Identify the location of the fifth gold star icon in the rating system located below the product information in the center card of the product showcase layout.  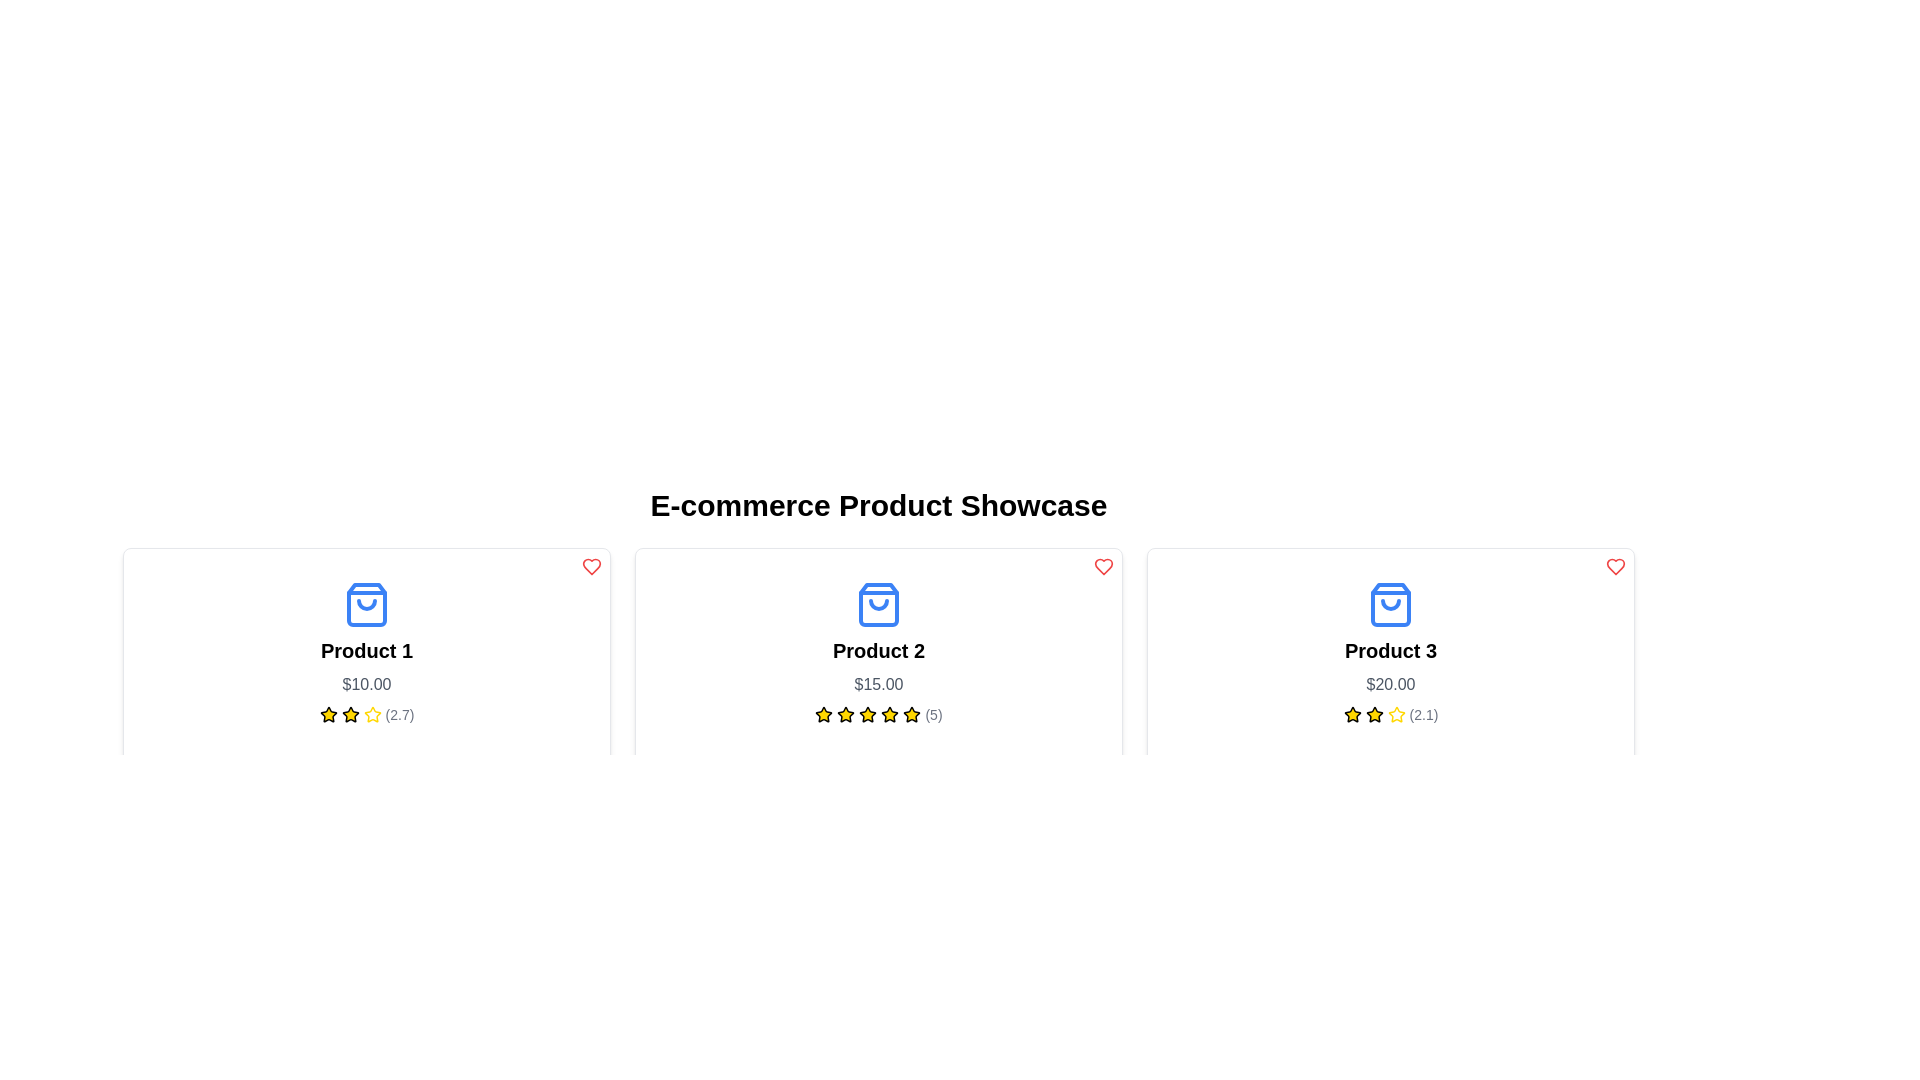
(889, 713).